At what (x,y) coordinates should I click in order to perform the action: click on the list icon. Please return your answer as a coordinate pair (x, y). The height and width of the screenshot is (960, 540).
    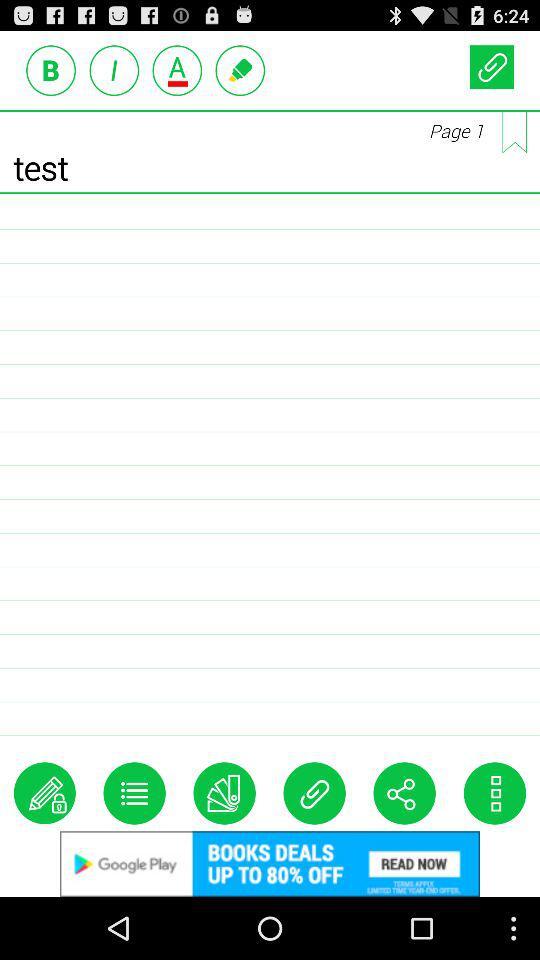
    Looking at the image, I should click on (134, 848).